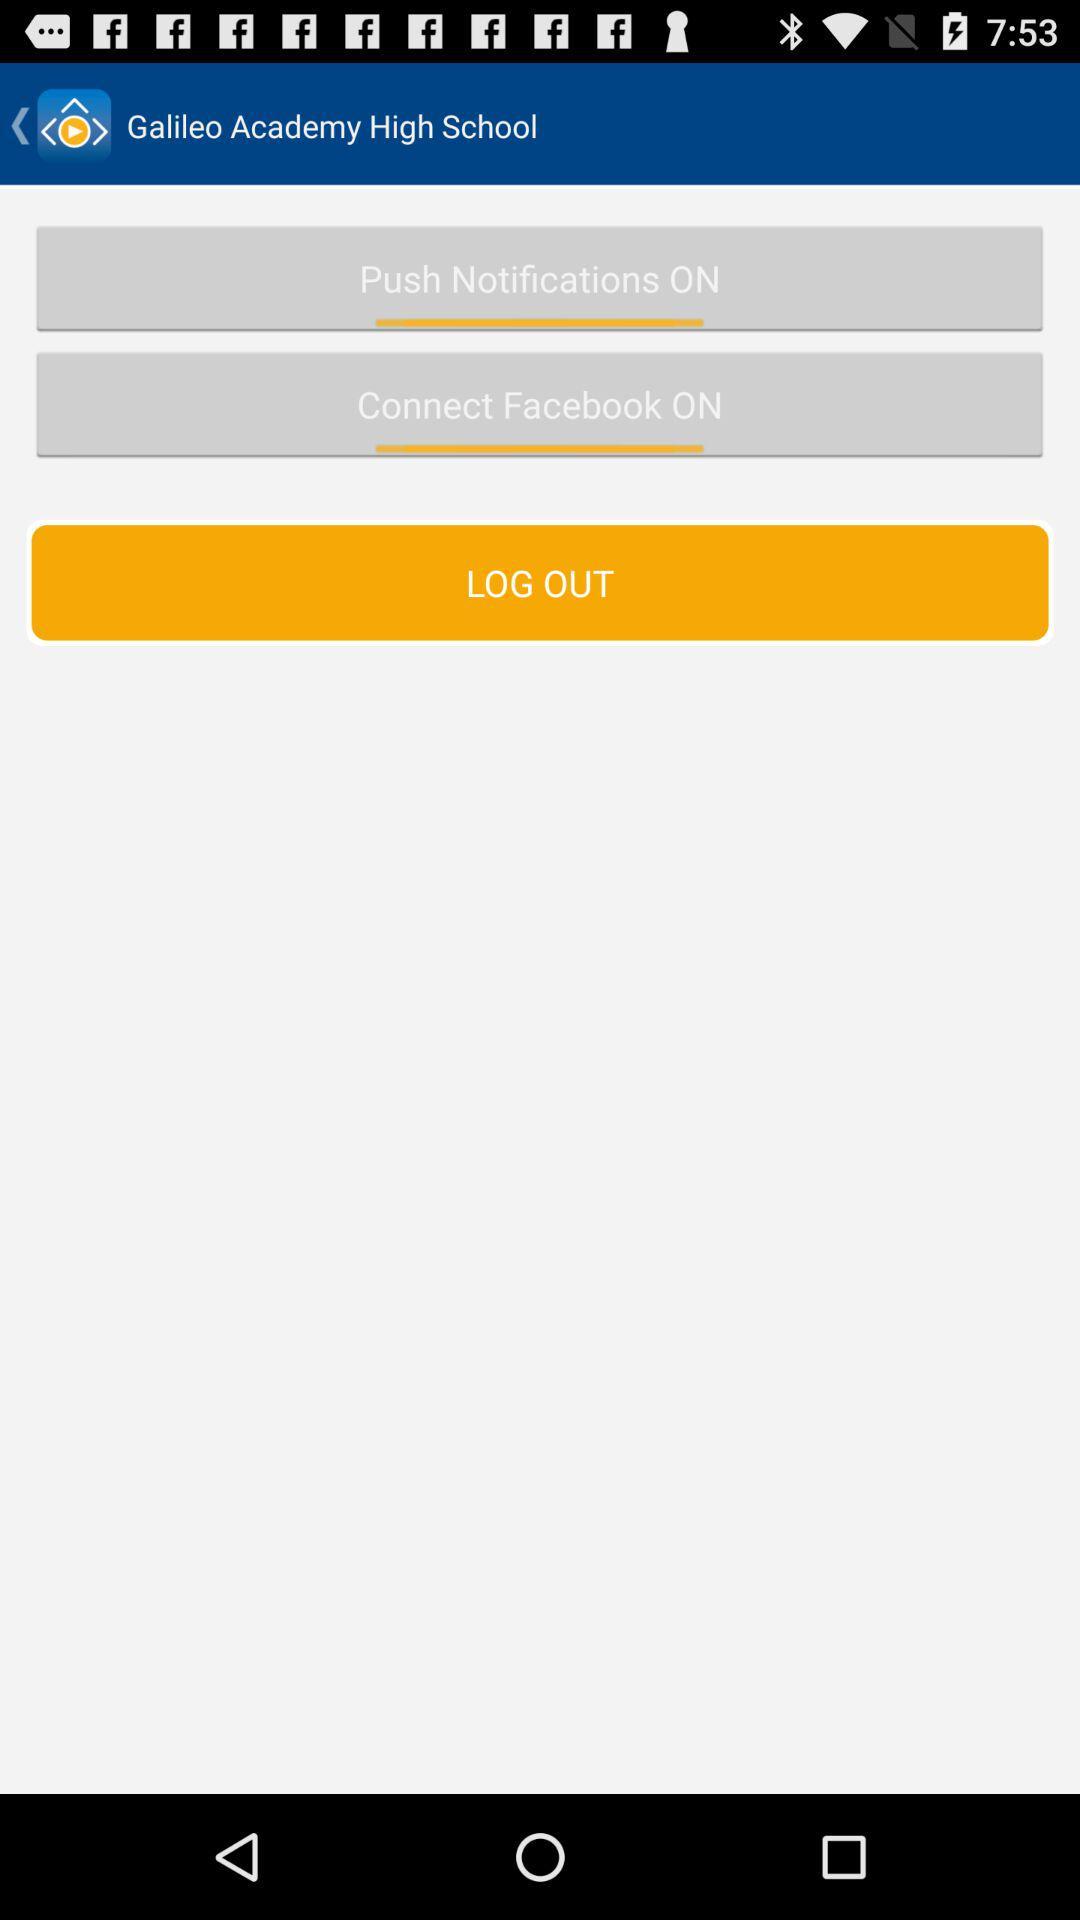  What do you see at coordinates (540, 403) in the screenshot?
I see `the icon below the push notifications on icon` at bounding box center [540, 403].